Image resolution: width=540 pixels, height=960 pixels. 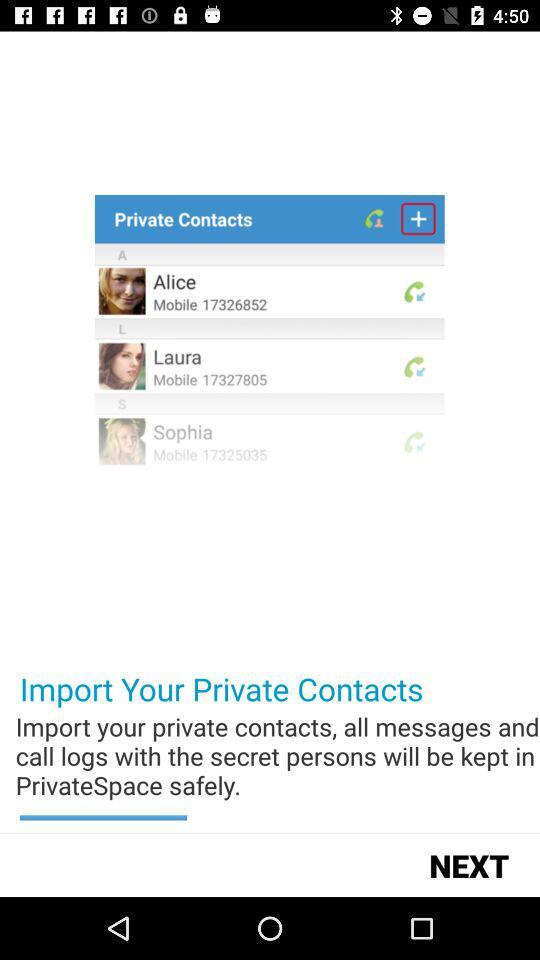 I want to click on the next, so click(x=469, y=864).